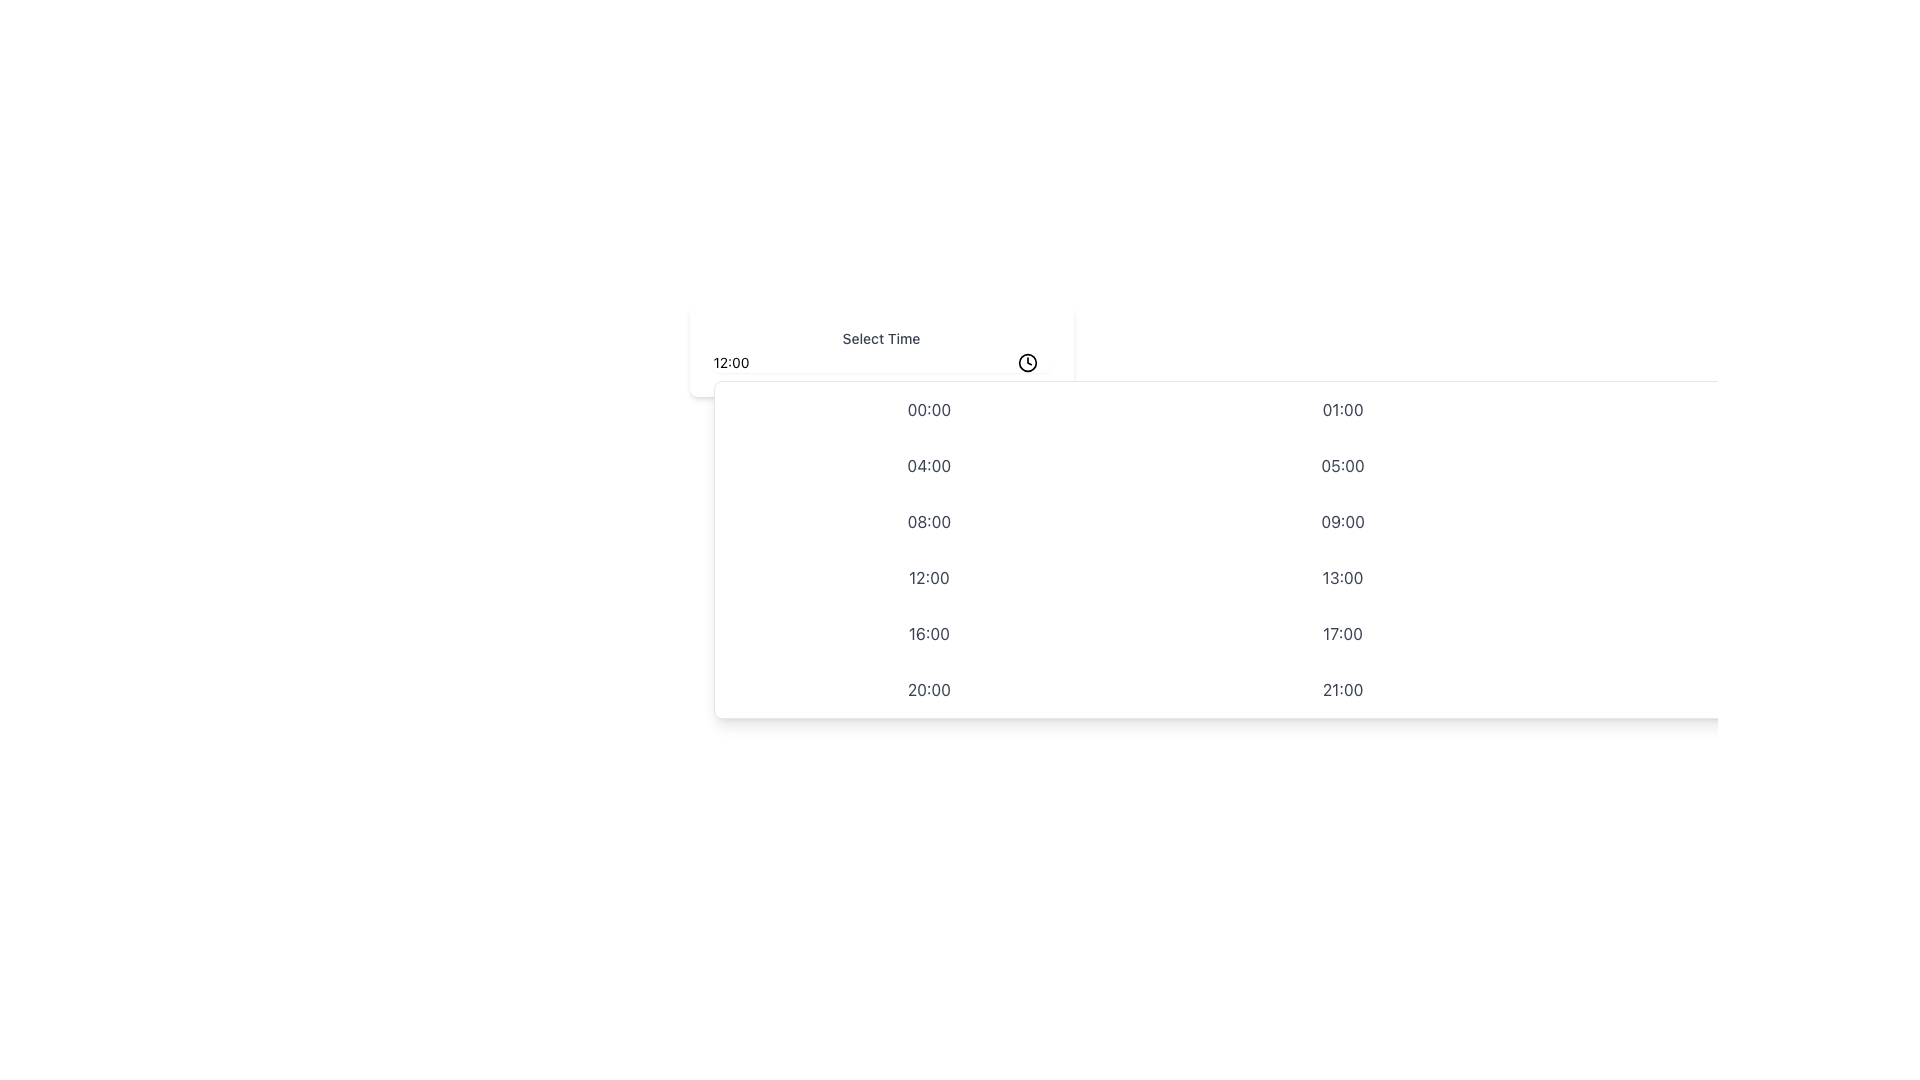  Describe the element at coordinates (1027, 362) in the screenshot. I see `the clock icon button located in the upper-right corner of the 'Select Time' input field` at that location.